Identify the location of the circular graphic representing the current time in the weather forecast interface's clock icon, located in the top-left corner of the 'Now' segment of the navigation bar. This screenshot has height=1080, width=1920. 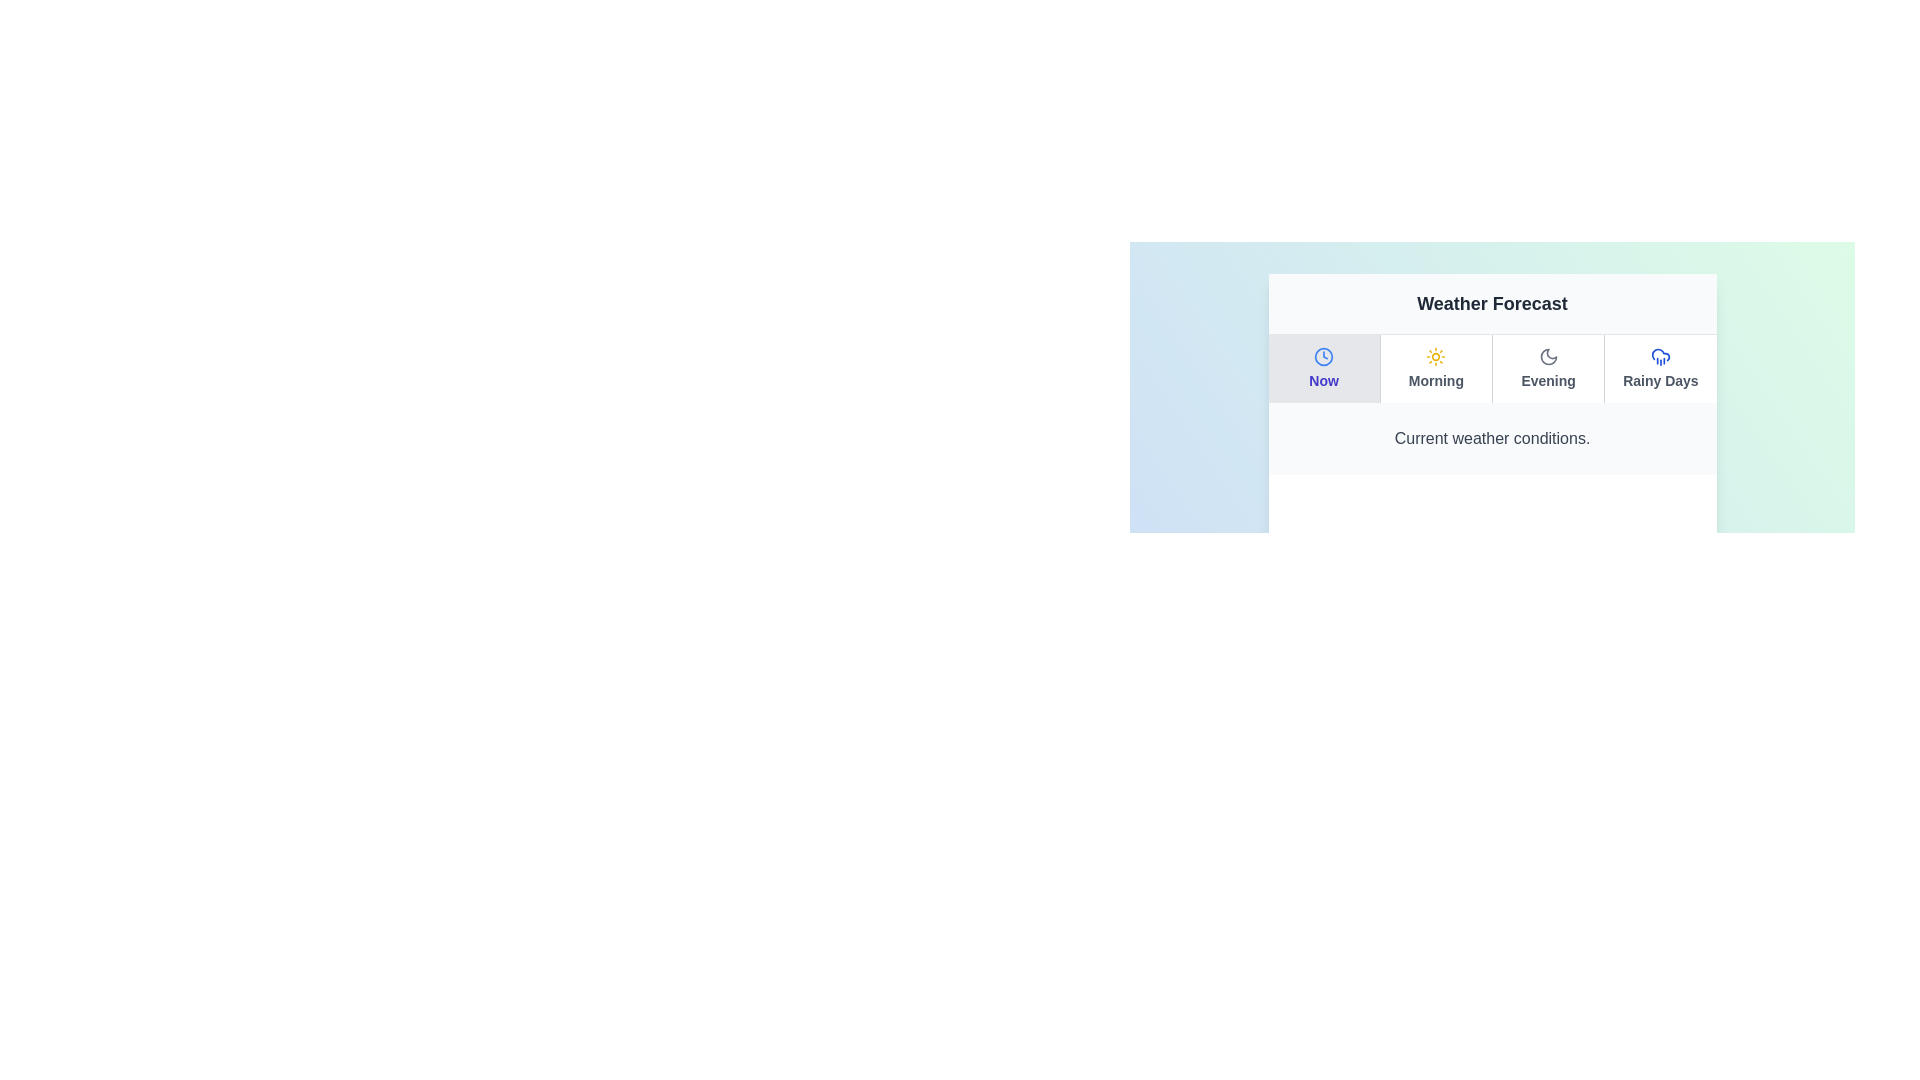
(1324, 356).